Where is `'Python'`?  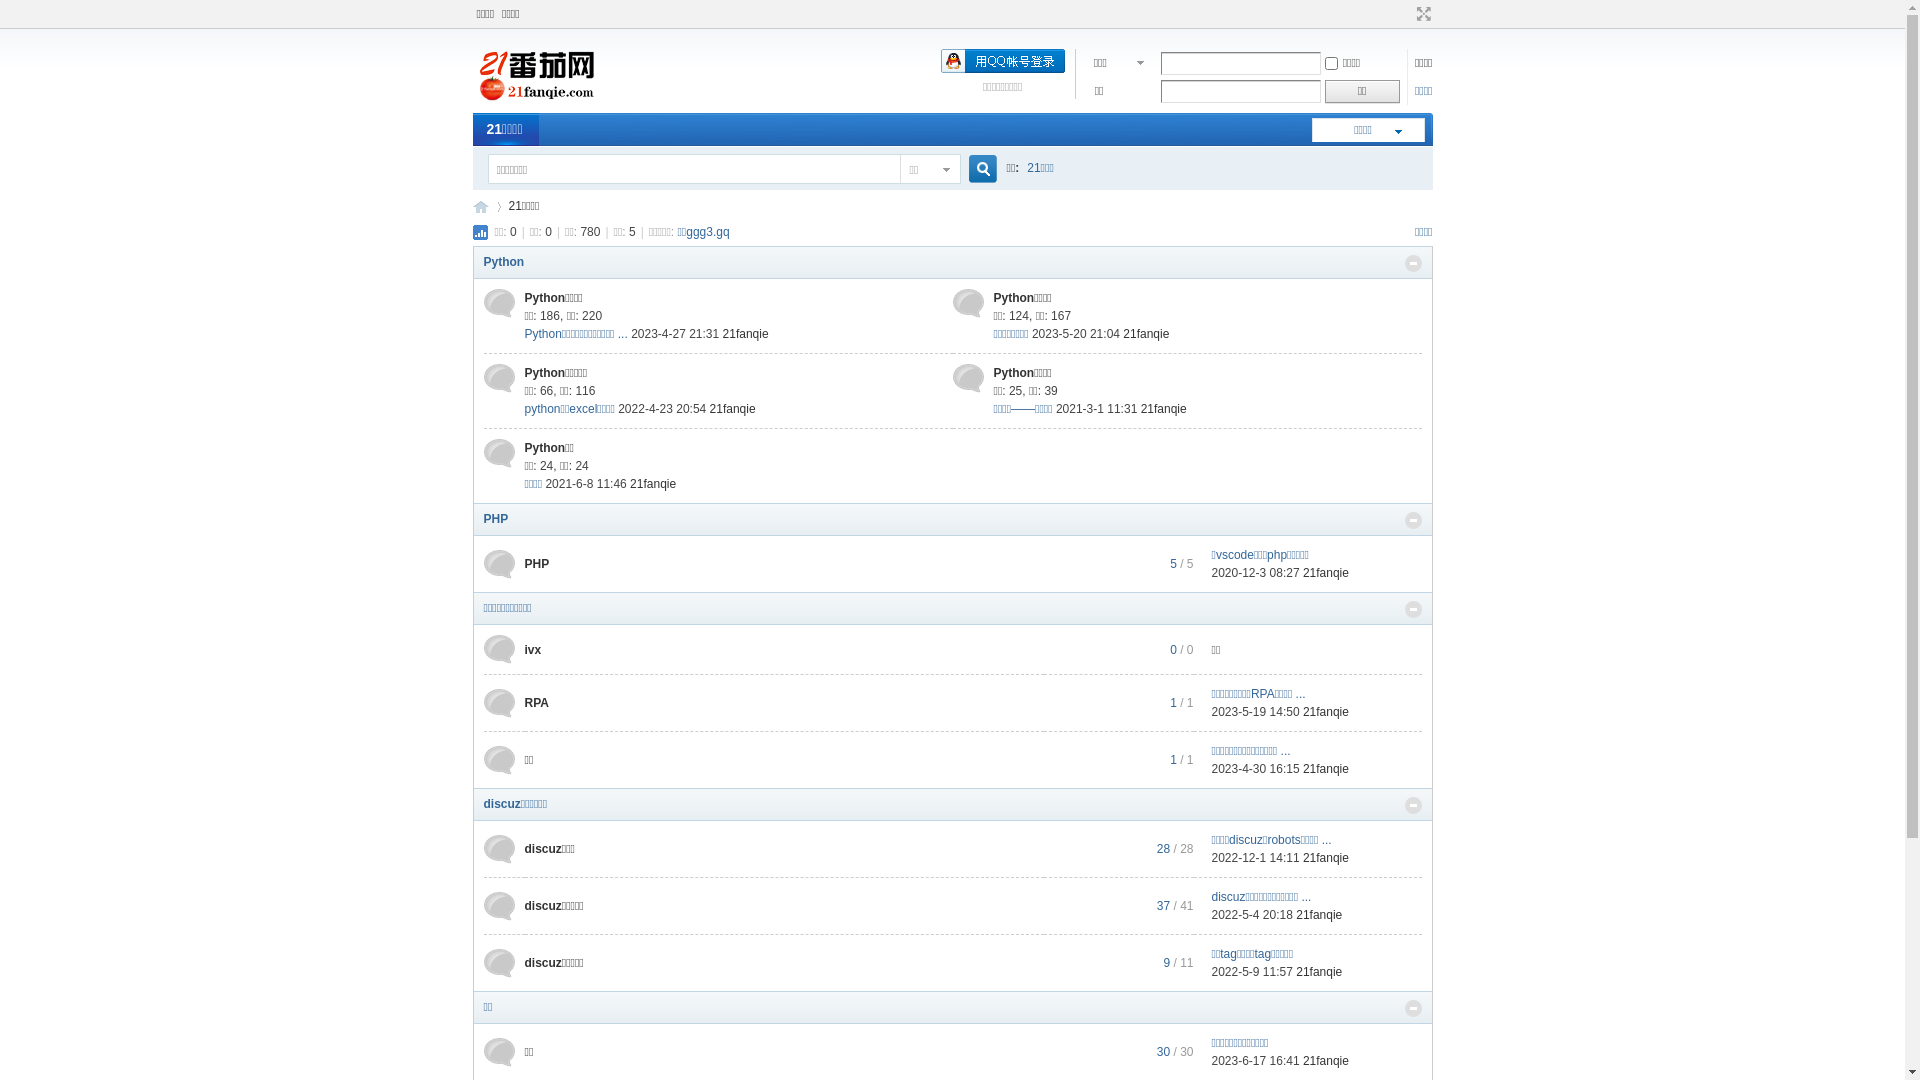 'Python' is located at coordinates (504, 261).